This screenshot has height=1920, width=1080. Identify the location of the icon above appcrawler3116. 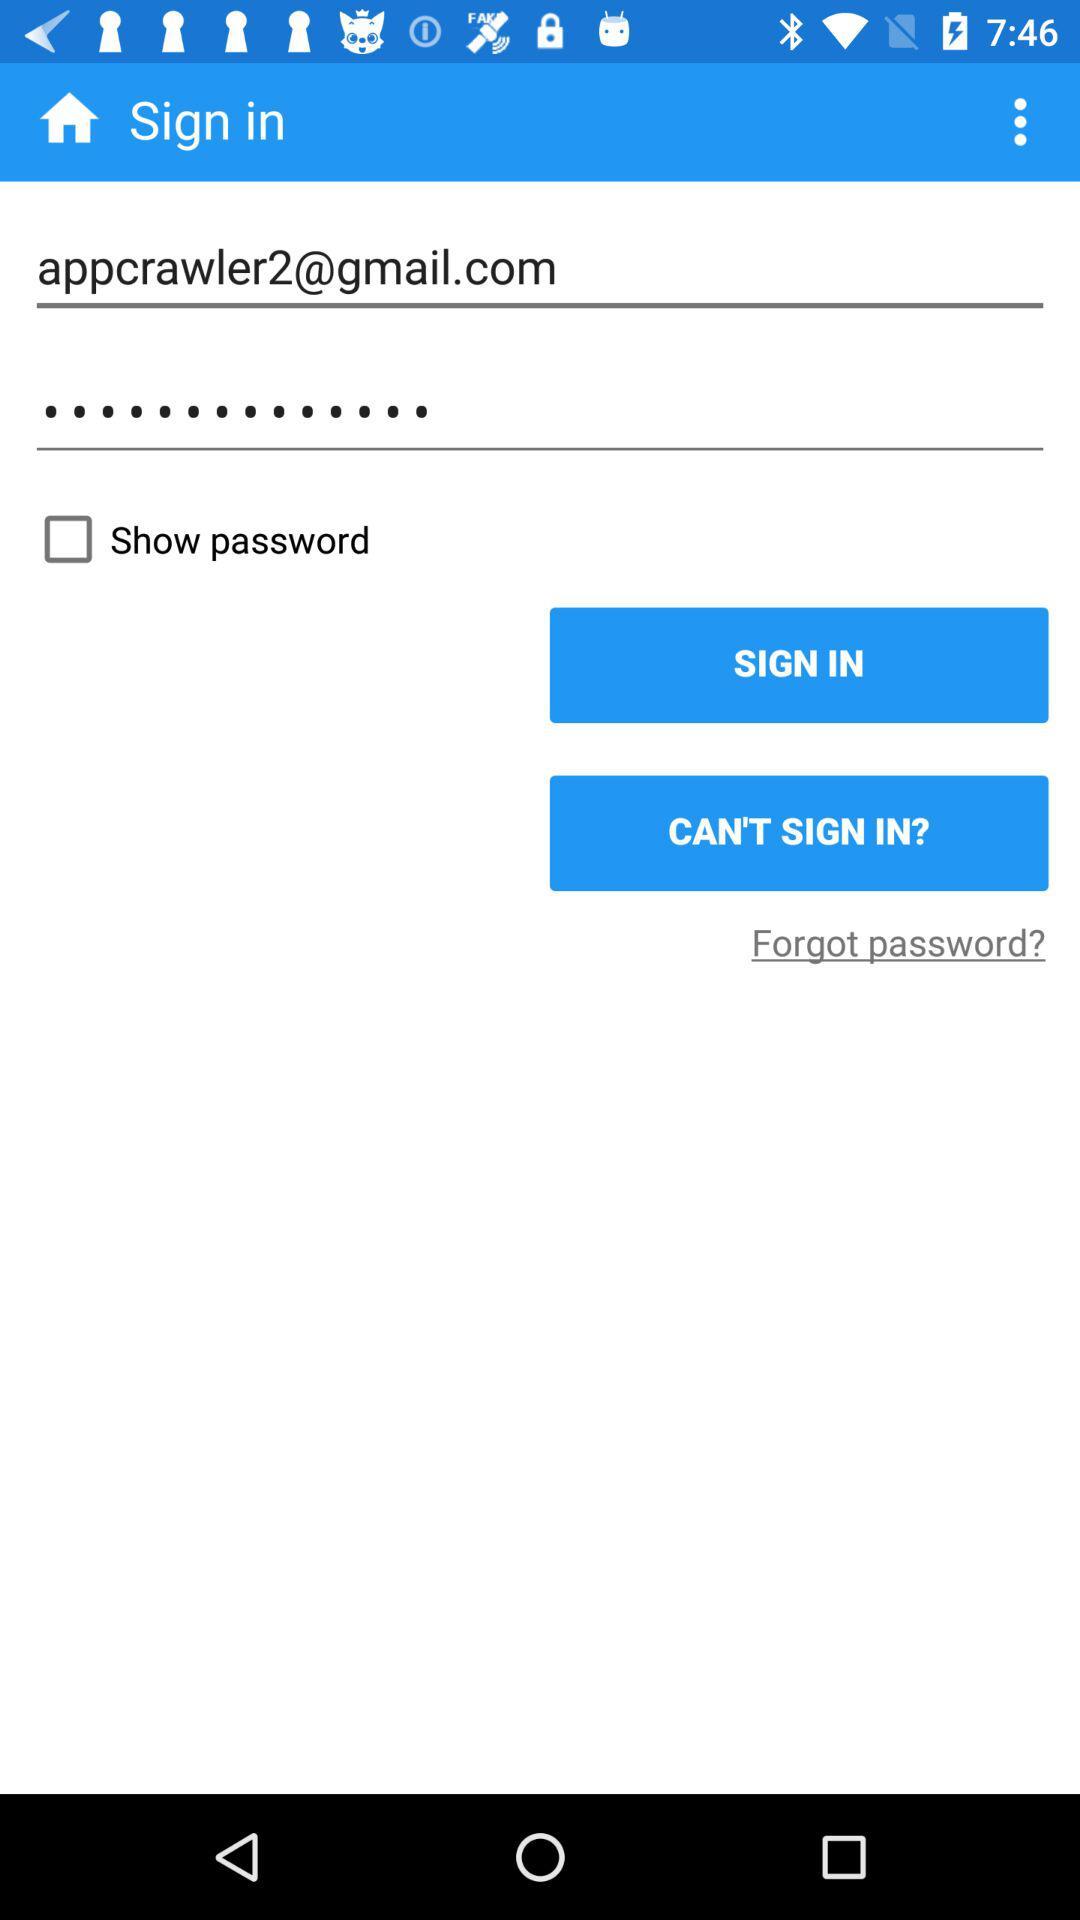
(540, 266).